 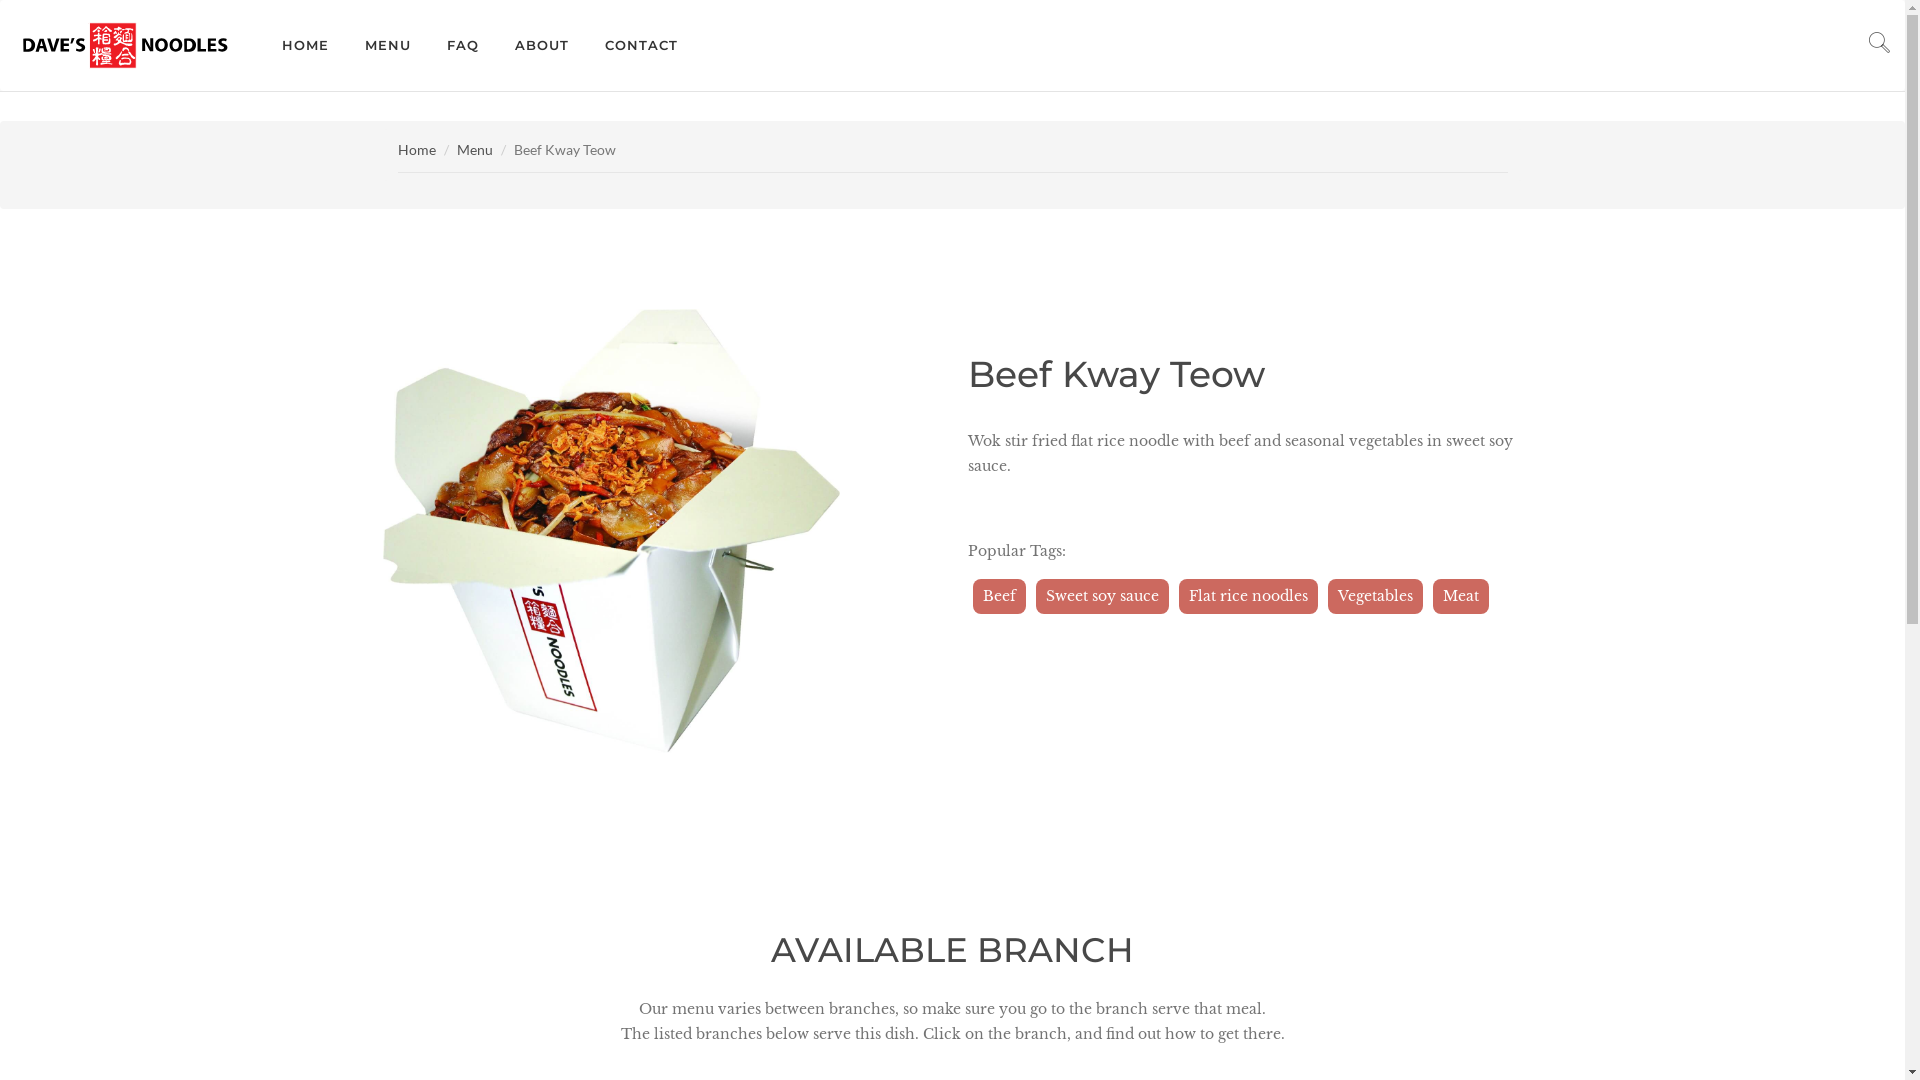 I want to click on 'Menu', so click(x=473, y=148).